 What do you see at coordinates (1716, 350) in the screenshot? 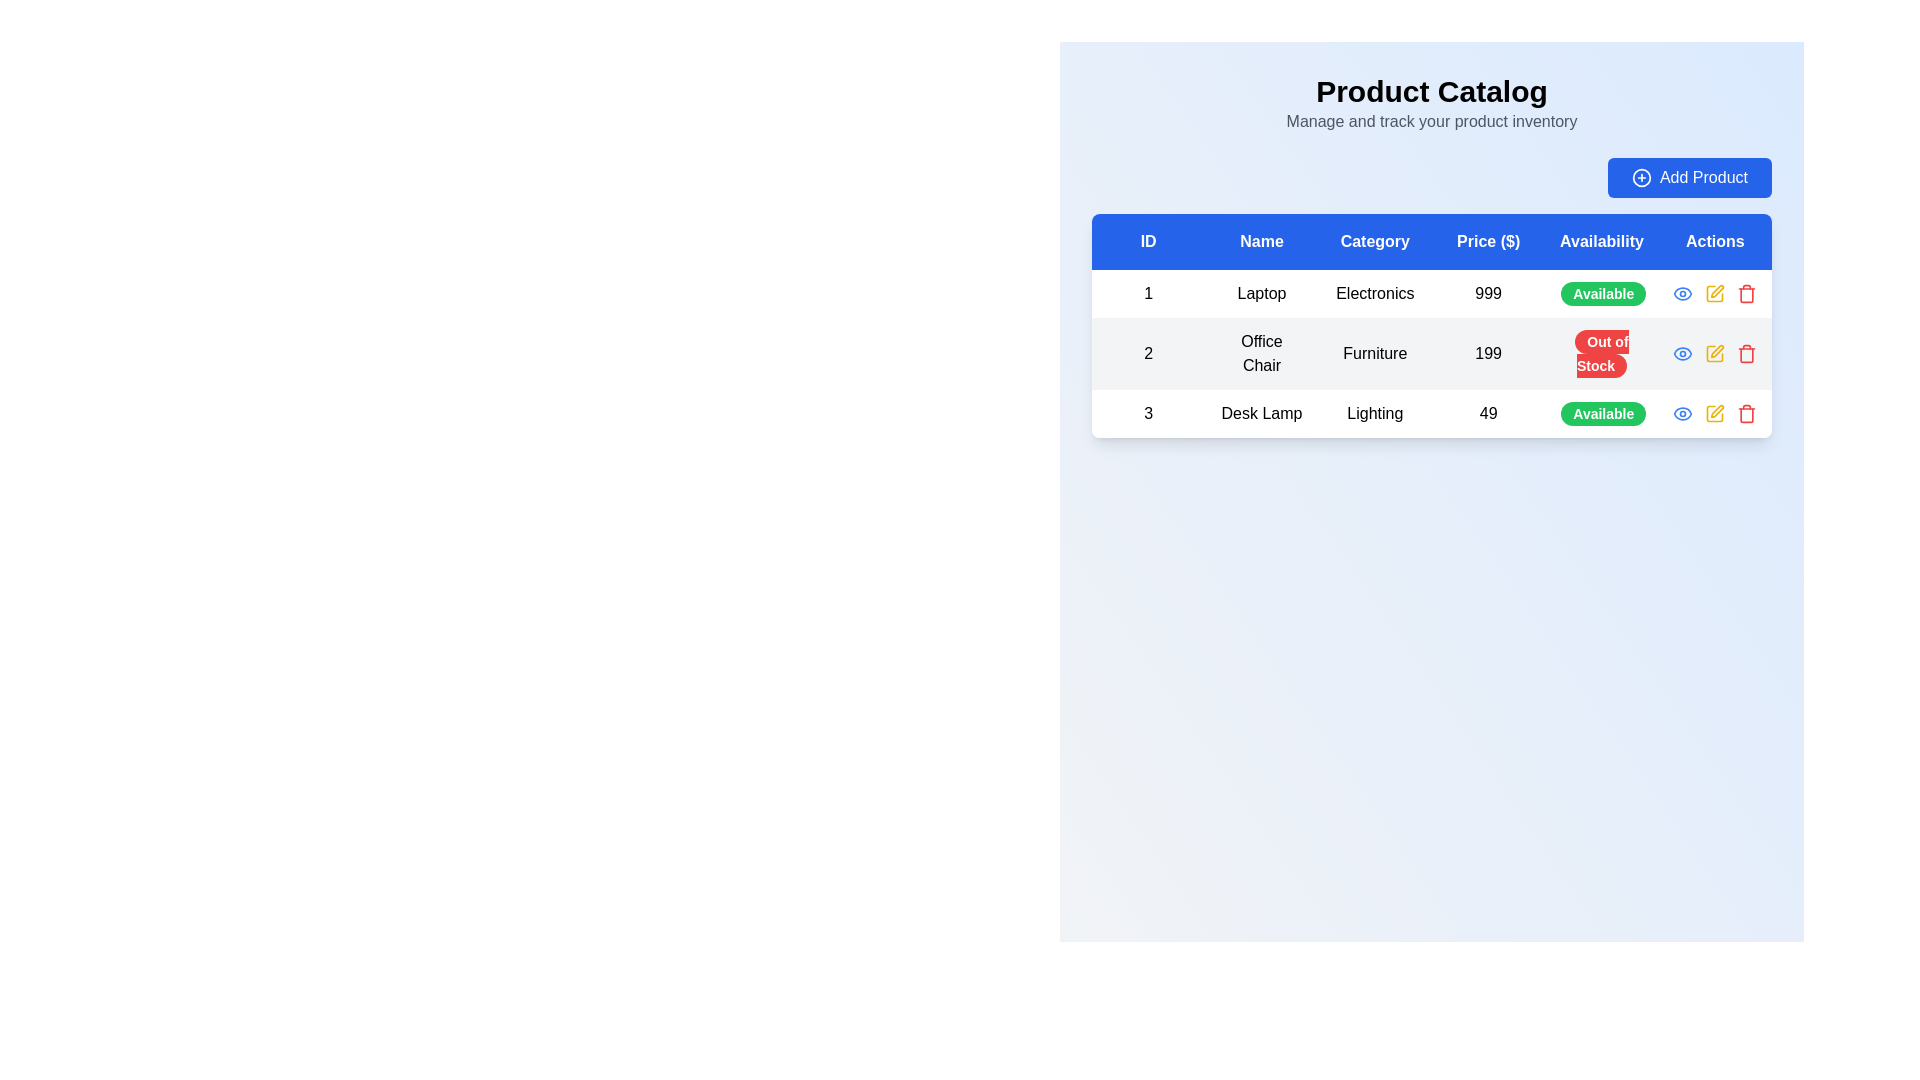
I see `the pen icon button in the 'Actions' column of the 'Office Chair' row` at bounding box center [1716, 350].